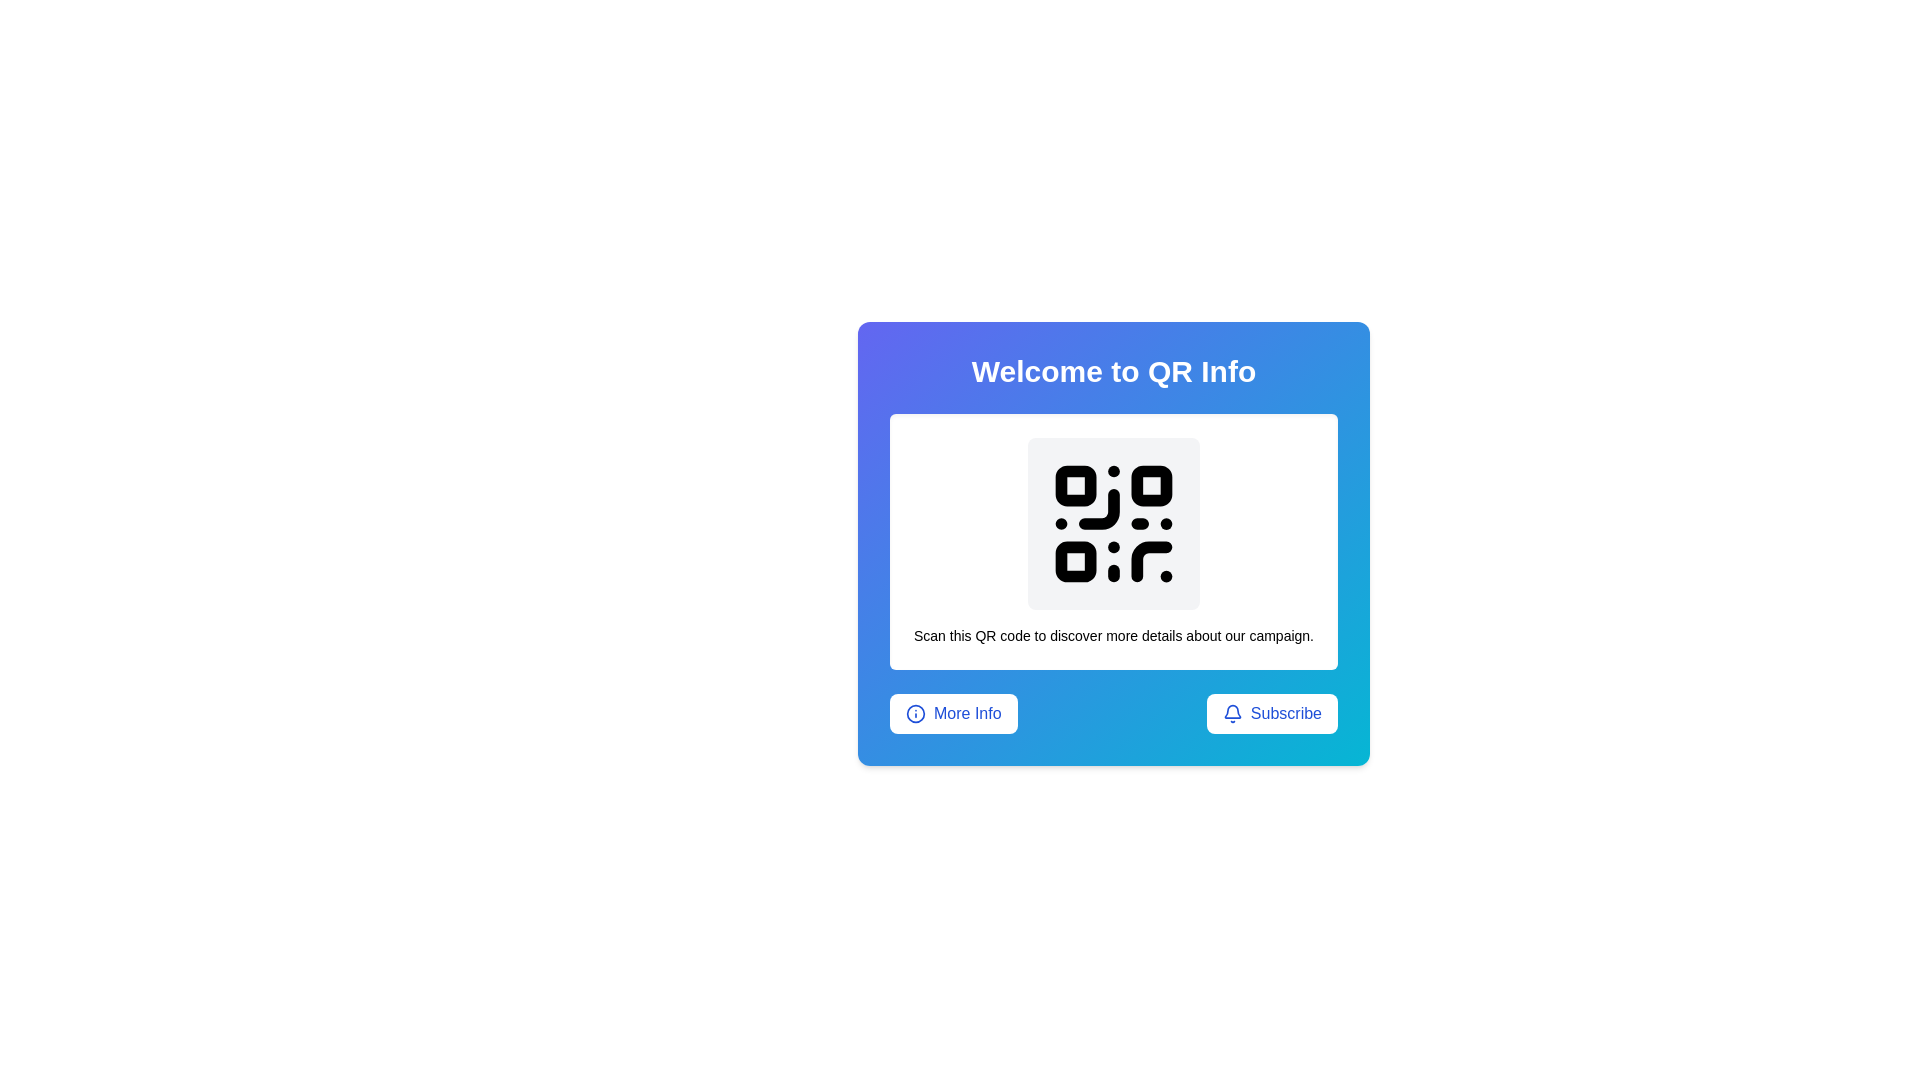 Image resolution: width=1920 pixels, height=1080 pixels. I want to click on the graphical component within the QR code representation located in the top-left corner of the QR code structure, so click(1075, 486).